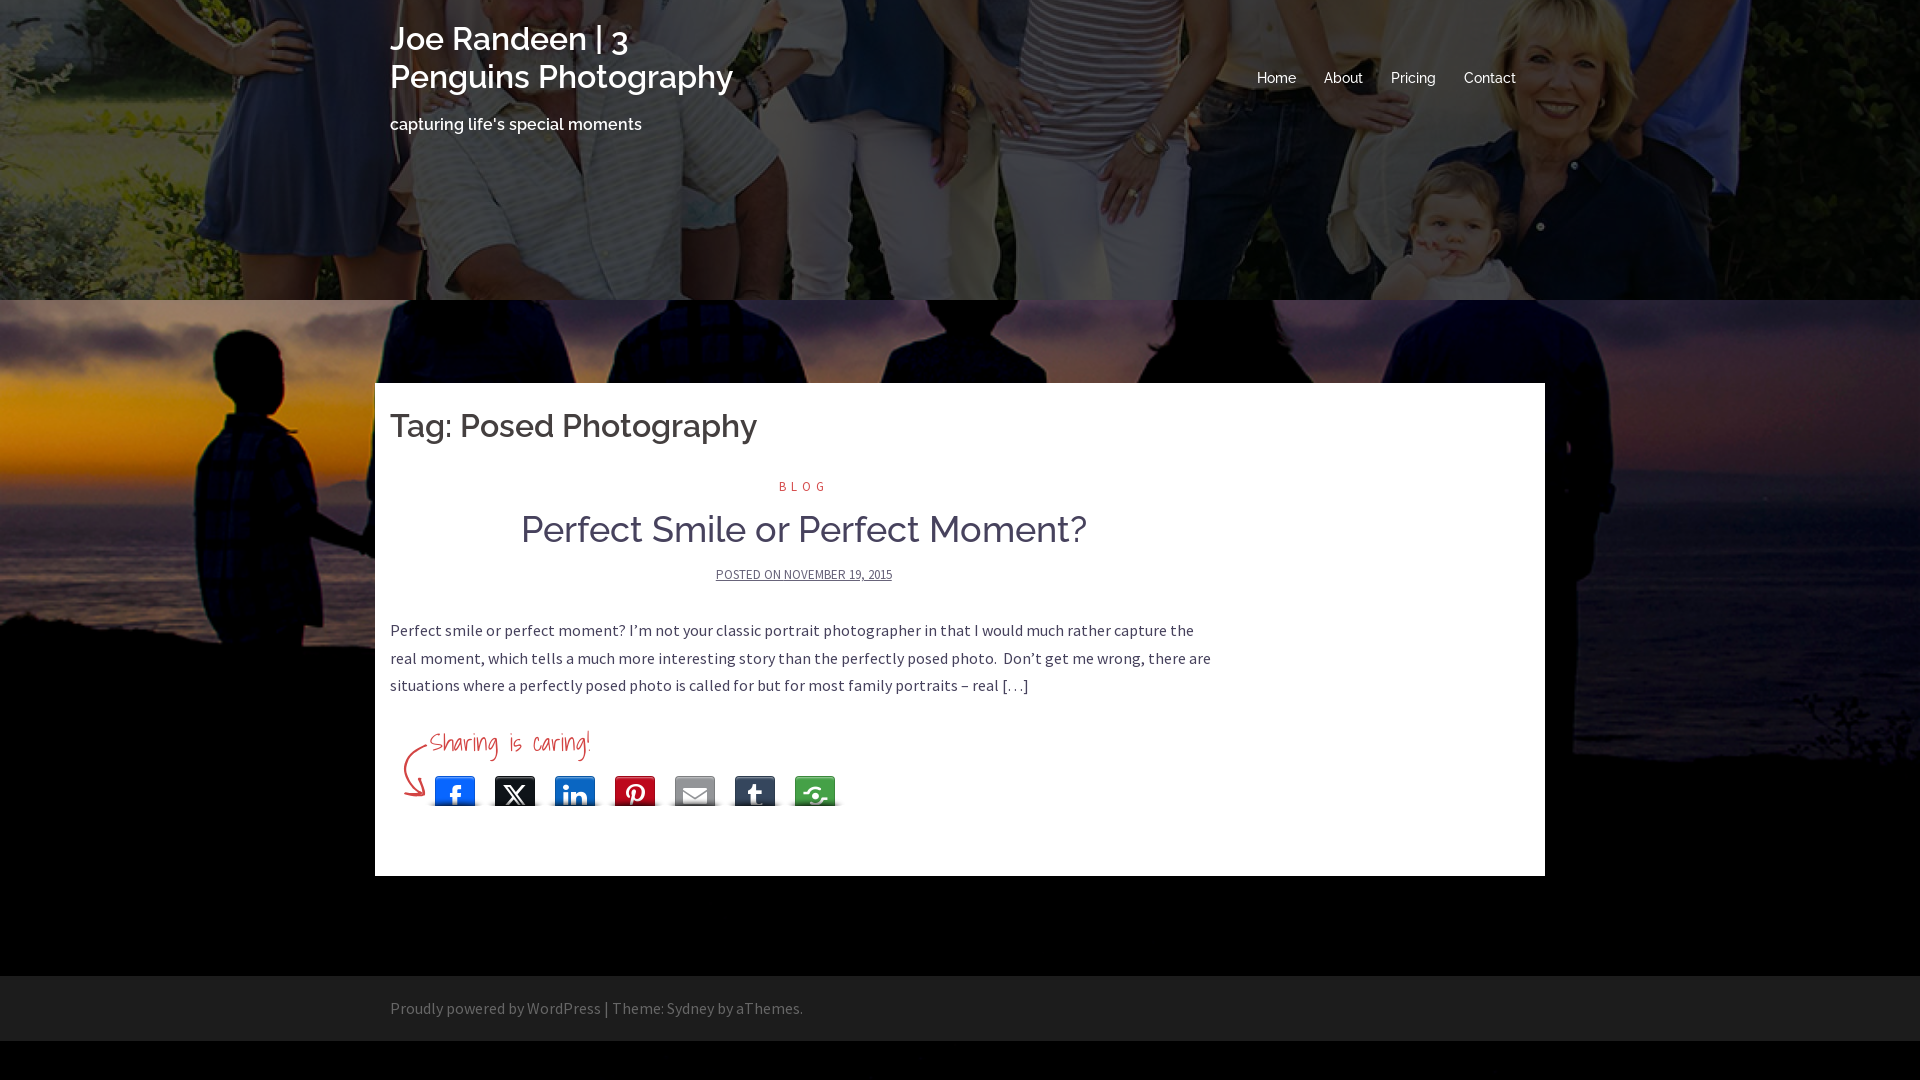  I want to click on 'Sydney', so click(690, 1007).